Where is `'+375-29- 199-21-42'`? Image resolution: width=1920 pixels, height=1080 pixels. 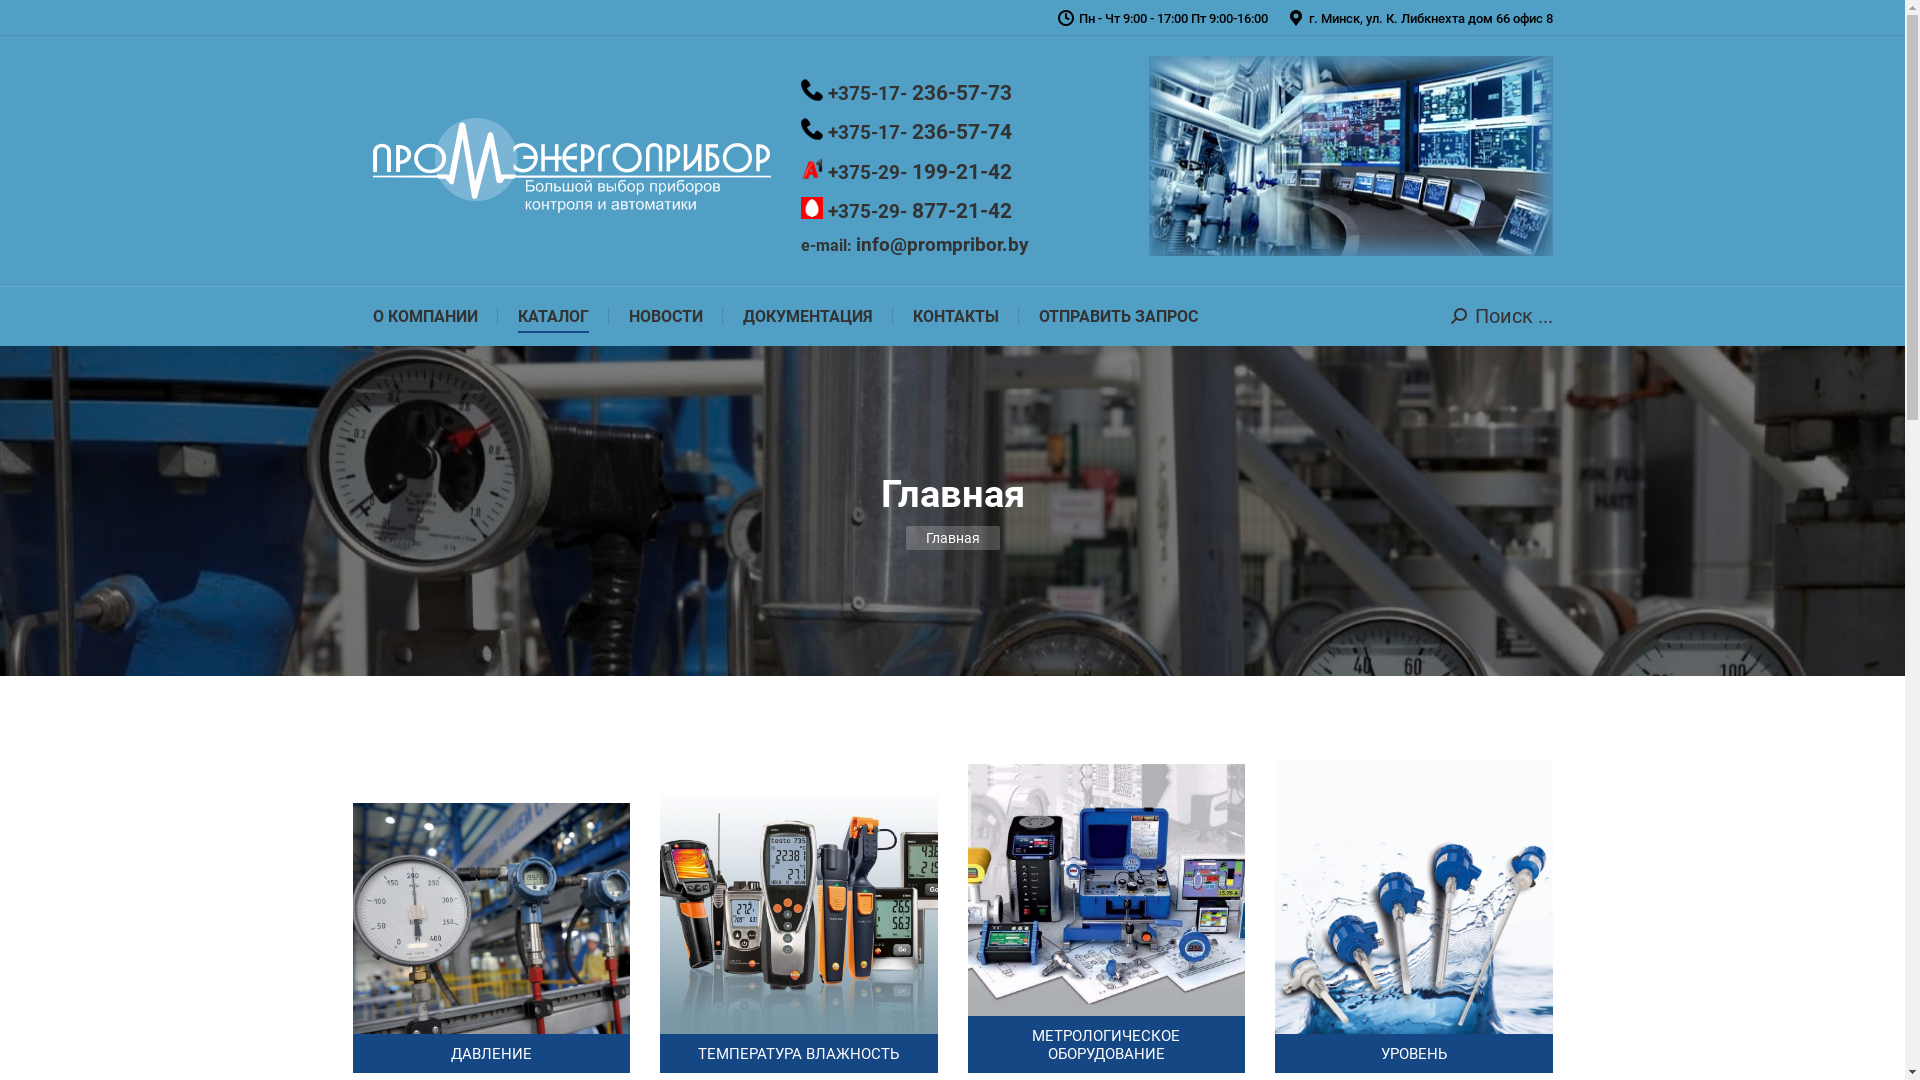 '+375-29- 199-21-42' is located at coordinates (904, 172).